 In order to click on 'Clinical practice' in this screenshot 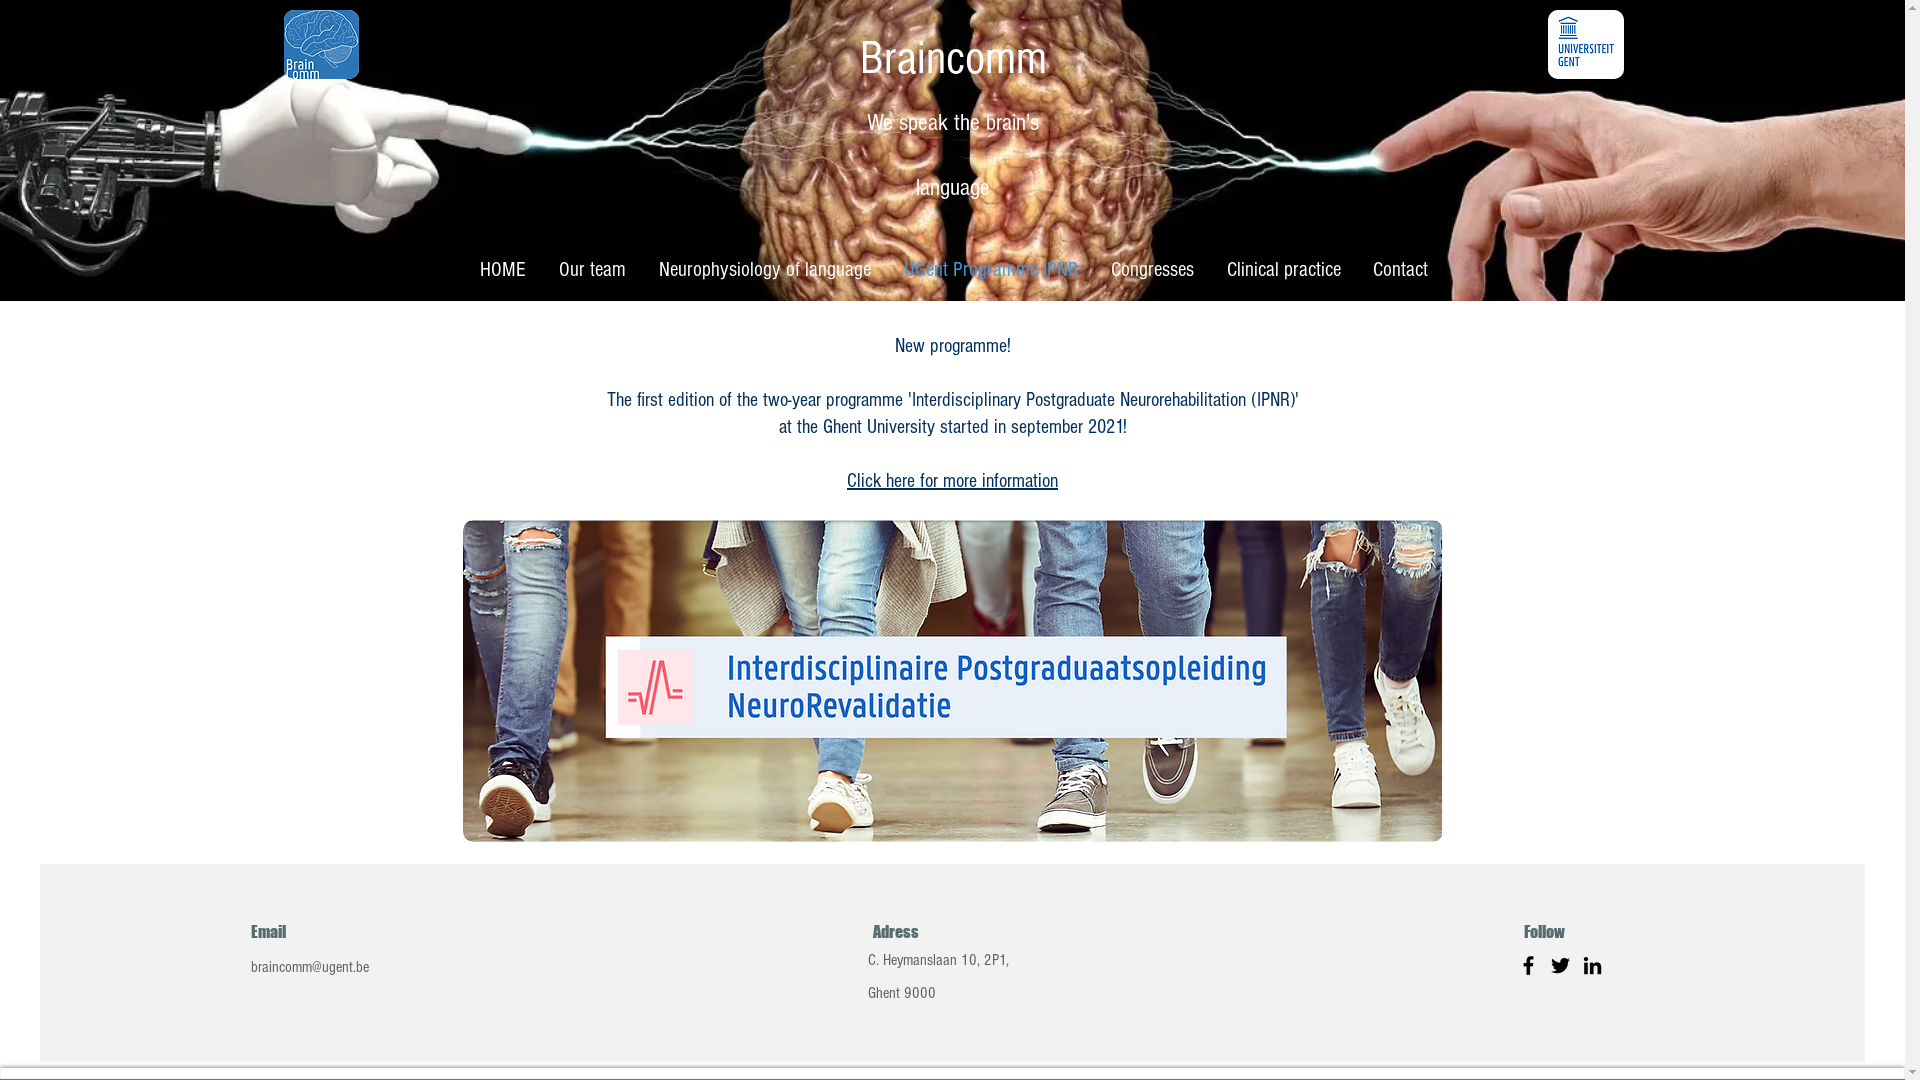, I will do `click(1208, 270)`.